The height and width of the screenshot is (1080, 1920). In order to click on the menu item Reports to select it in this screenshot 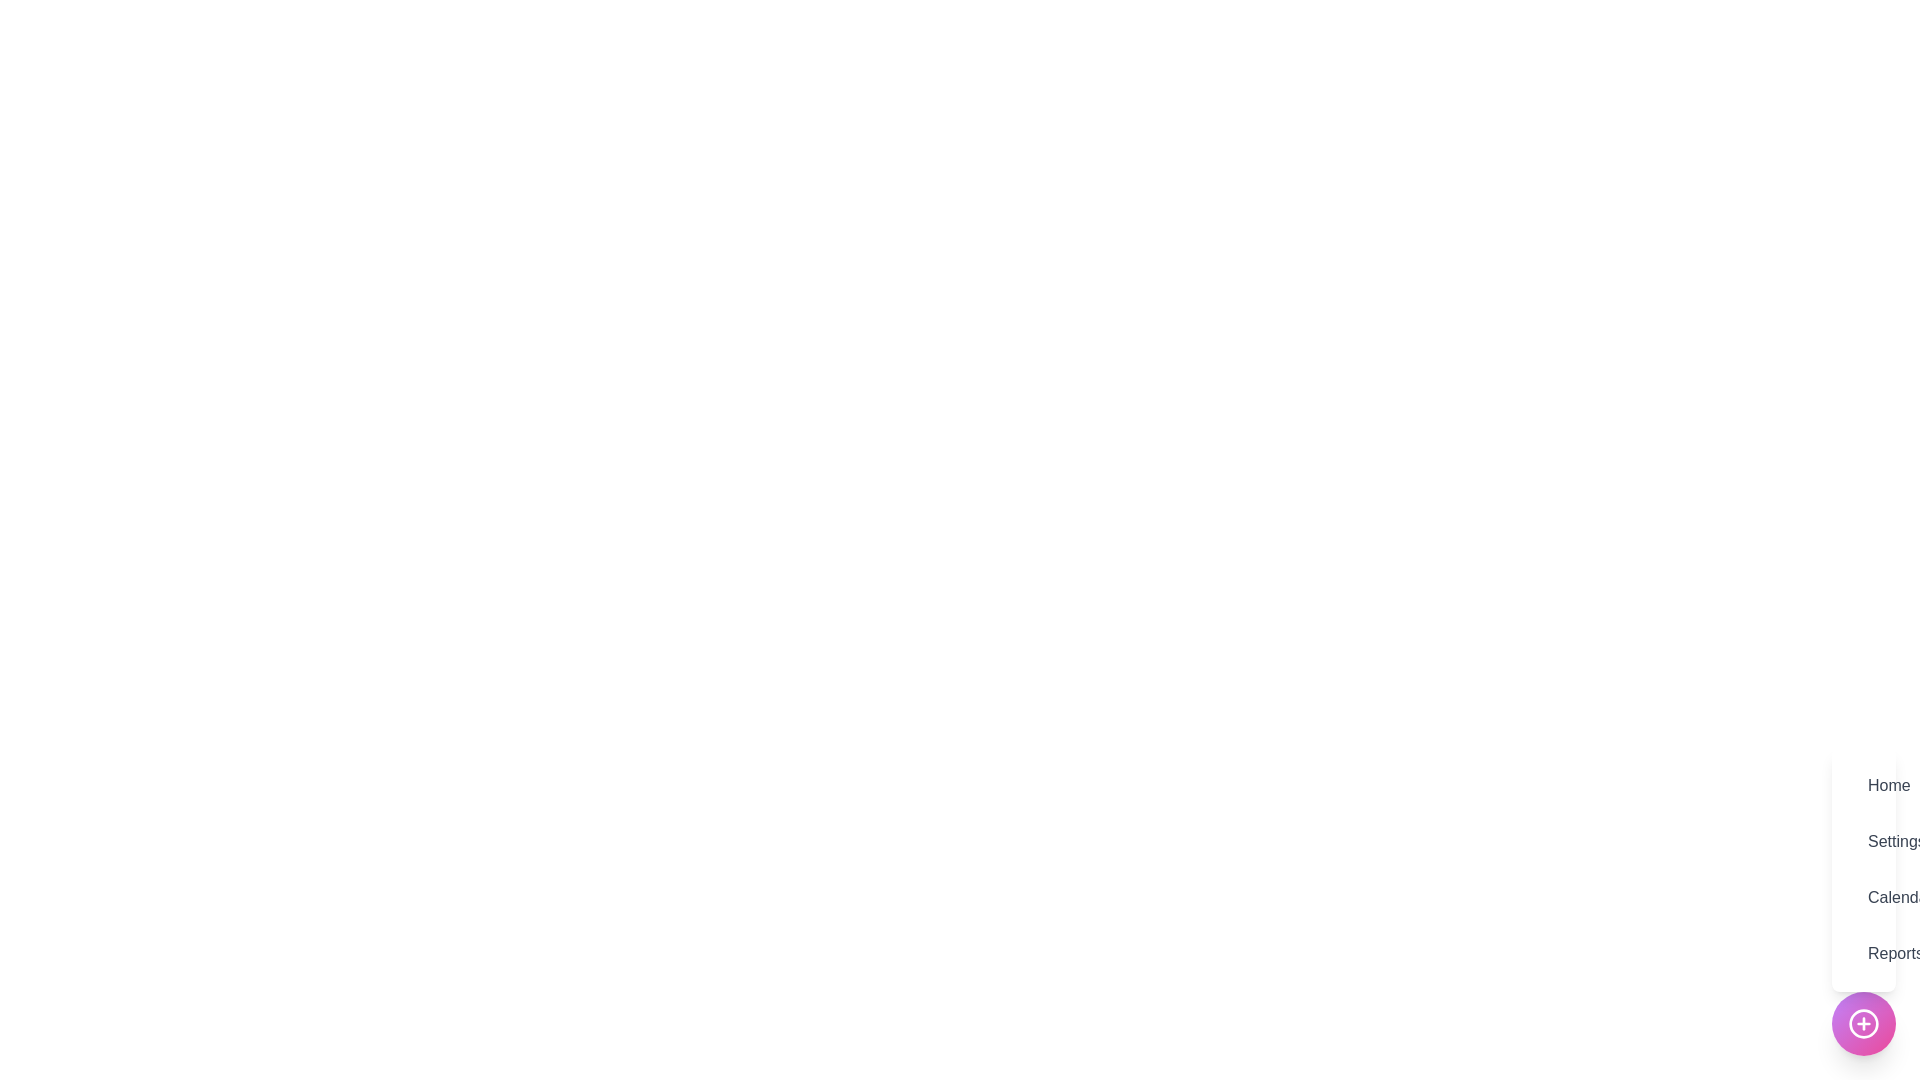, I will do `click(1862, 952)`.